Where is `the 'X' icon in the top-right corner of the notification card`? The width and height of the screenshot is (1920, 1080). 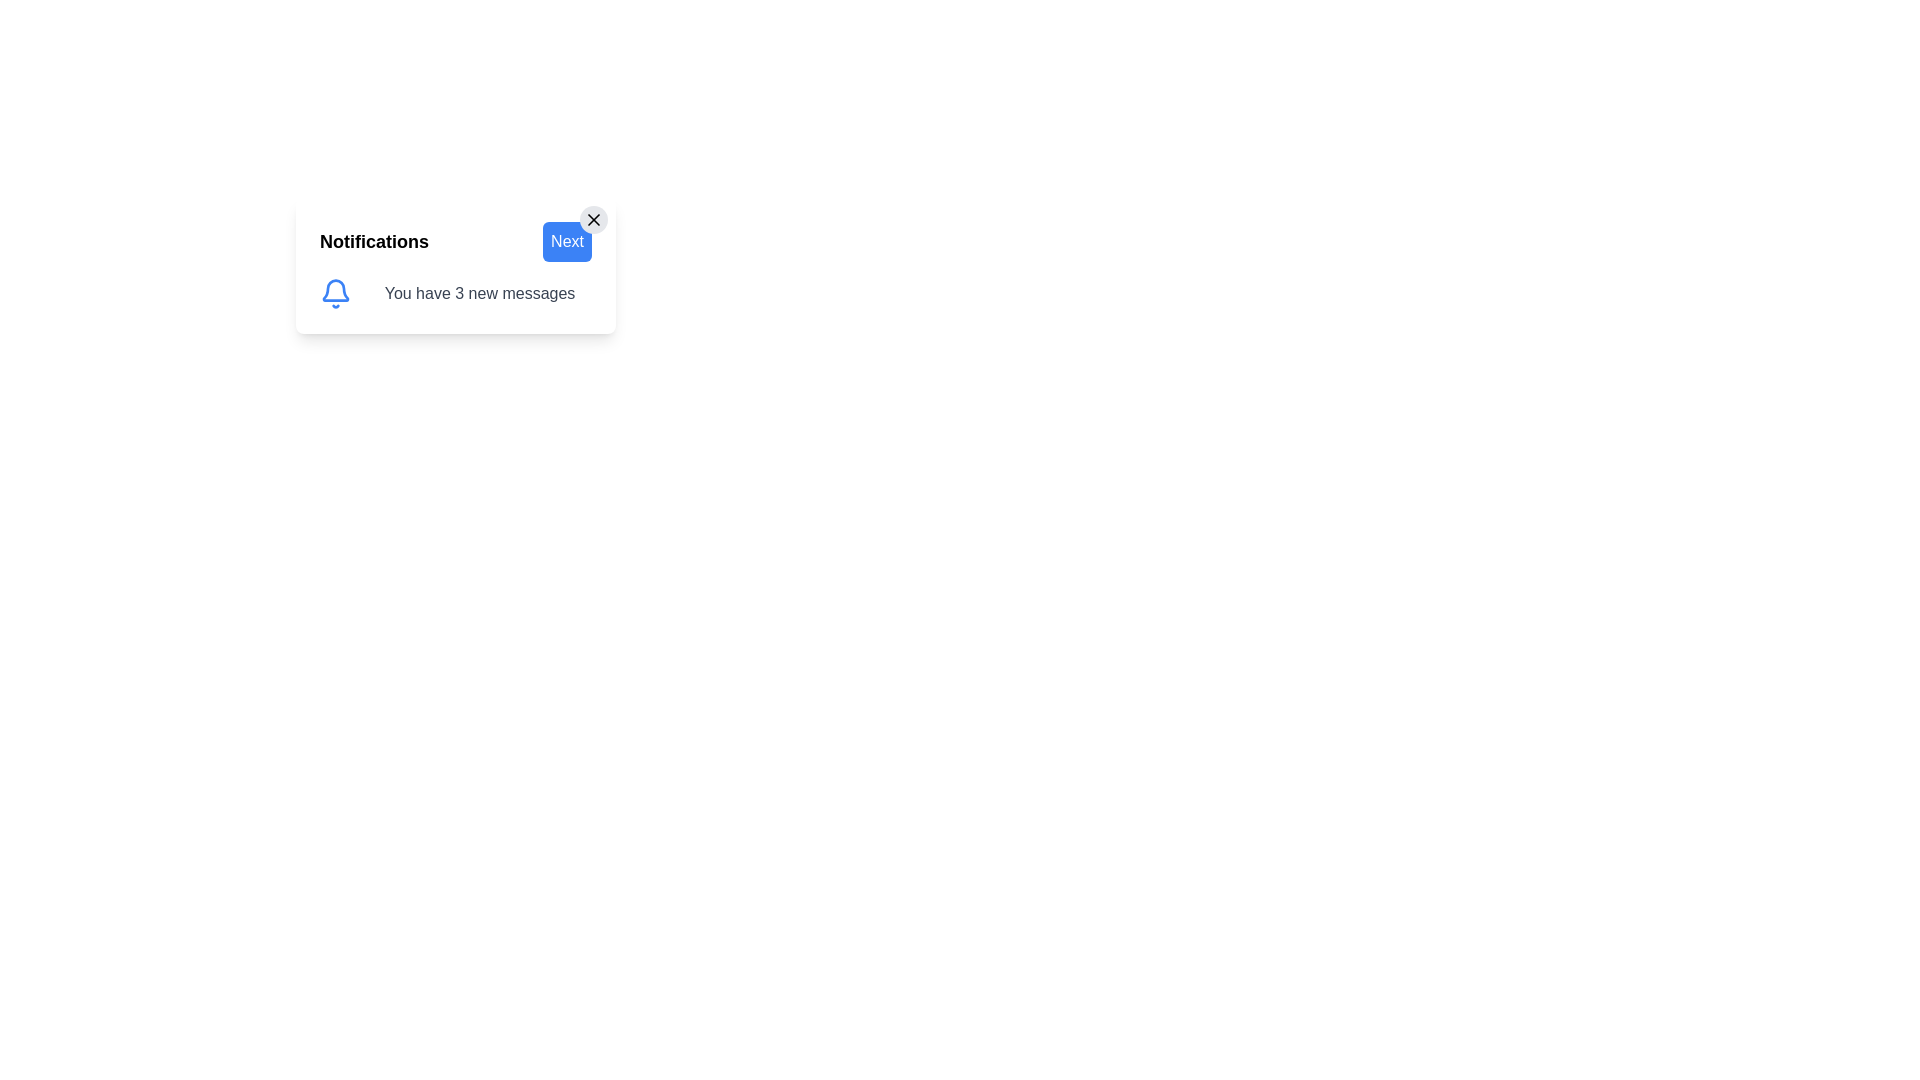
the 'X' icon in the top-right corner of the notification card is located at coordinates (593, 219).